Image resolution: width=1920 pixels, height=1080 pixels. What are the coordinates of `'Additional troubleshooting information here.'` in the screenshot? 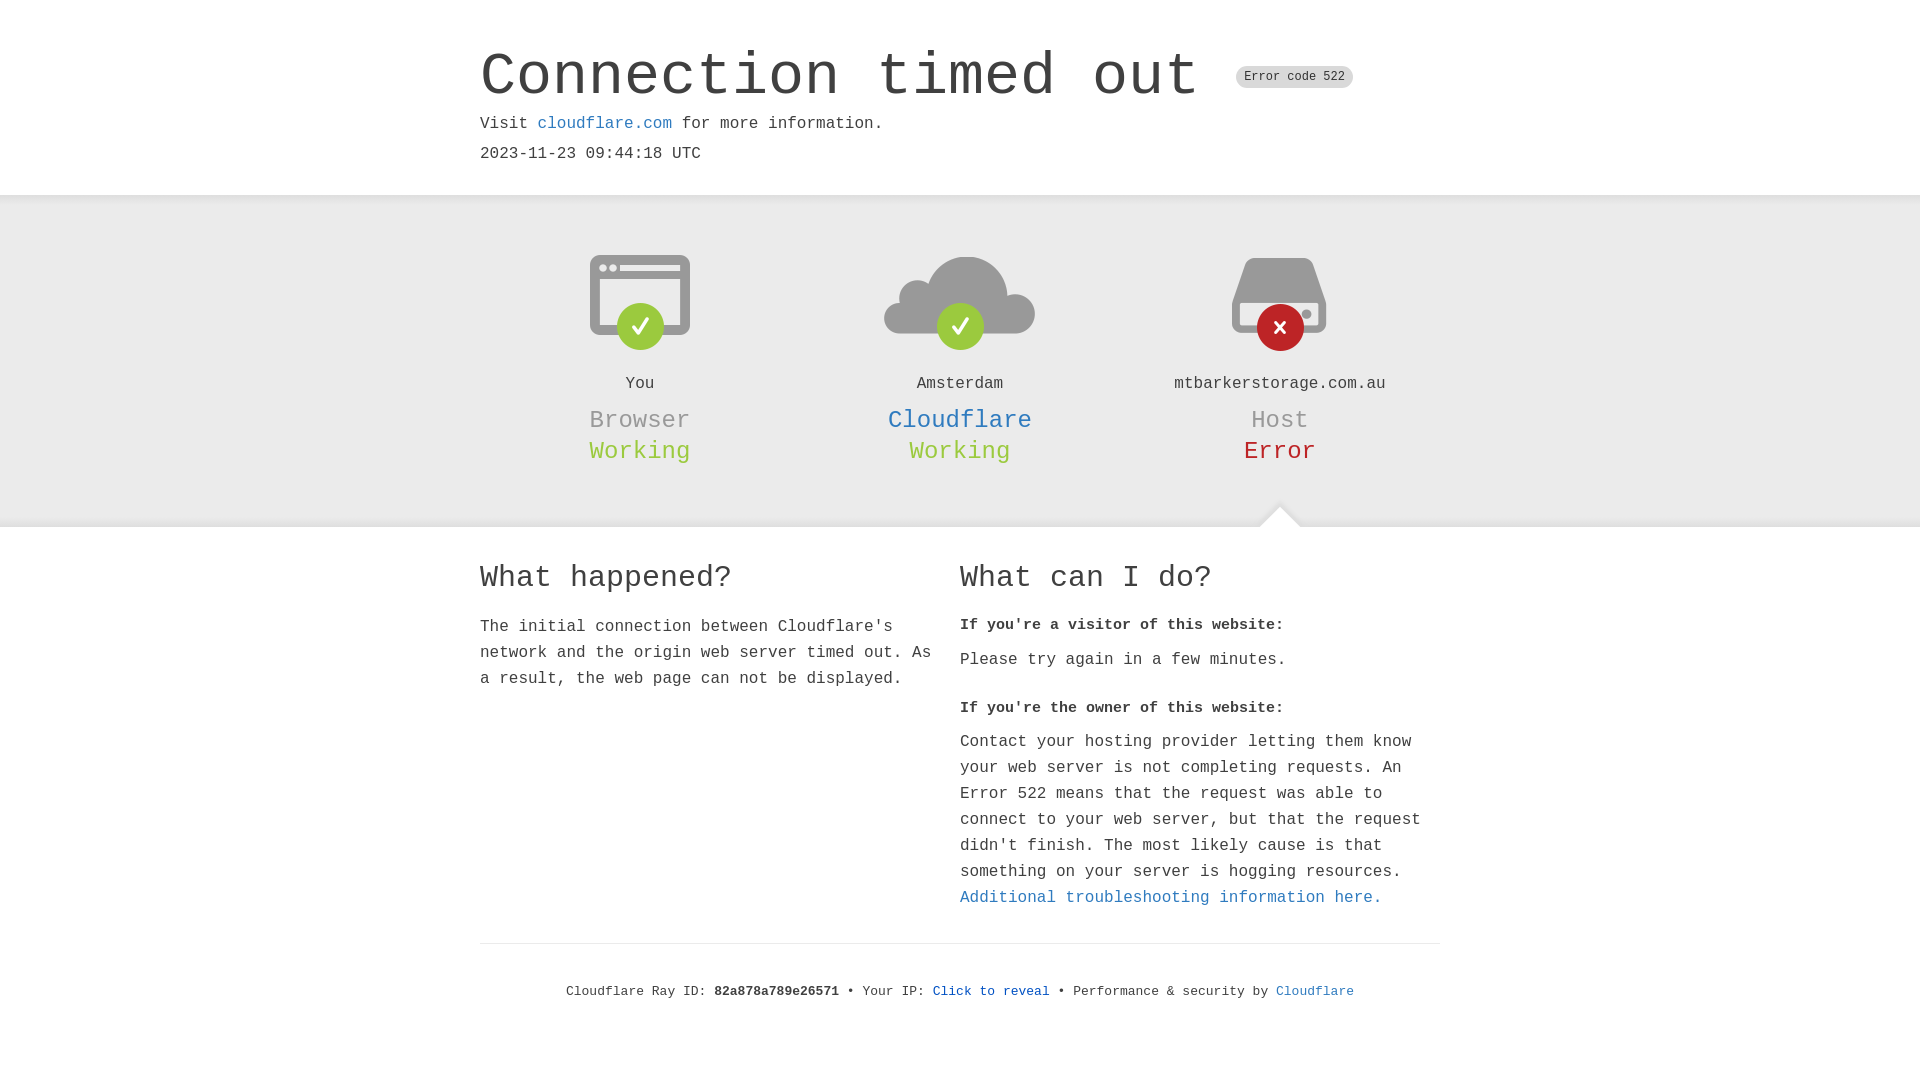 It's located at (1171, 897).